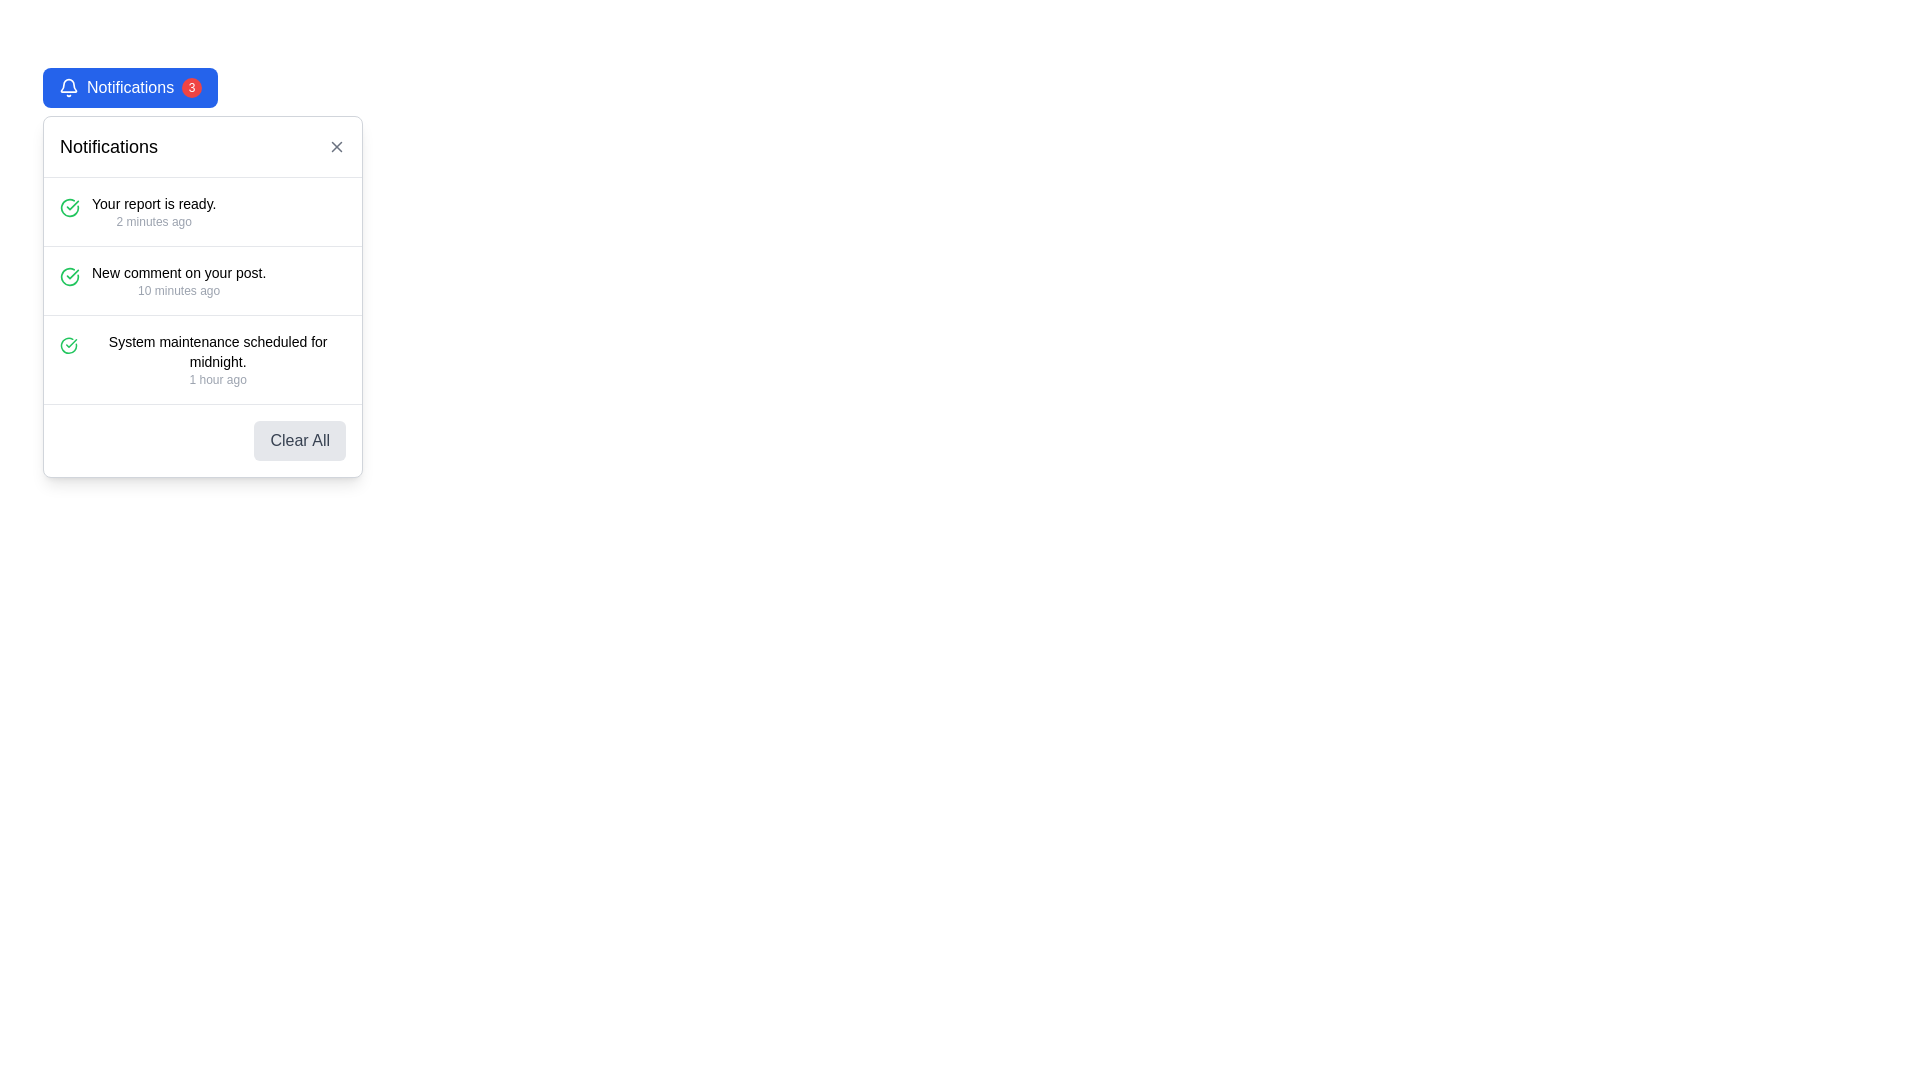 Image resolution: width=1920 pixels, height=1080 pixels. Describe the element at coordinates (68, 87) in the screenshot. I see `the bell icon which is styled with a linear, minimalistic design and is located within the 'Notifications' button, before the text and badge indicators` at that location.